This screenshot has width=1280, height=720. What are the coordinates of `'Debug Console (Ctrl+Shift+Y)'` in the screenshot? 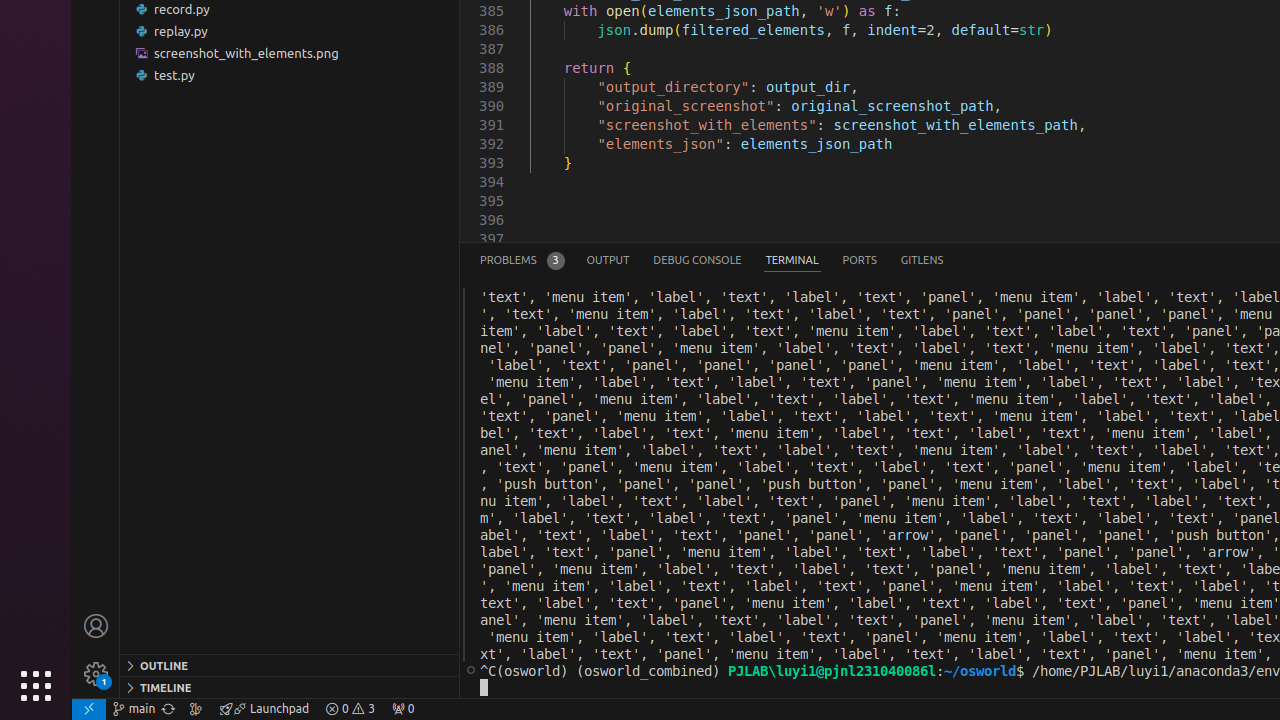 It's located at (697, 259).